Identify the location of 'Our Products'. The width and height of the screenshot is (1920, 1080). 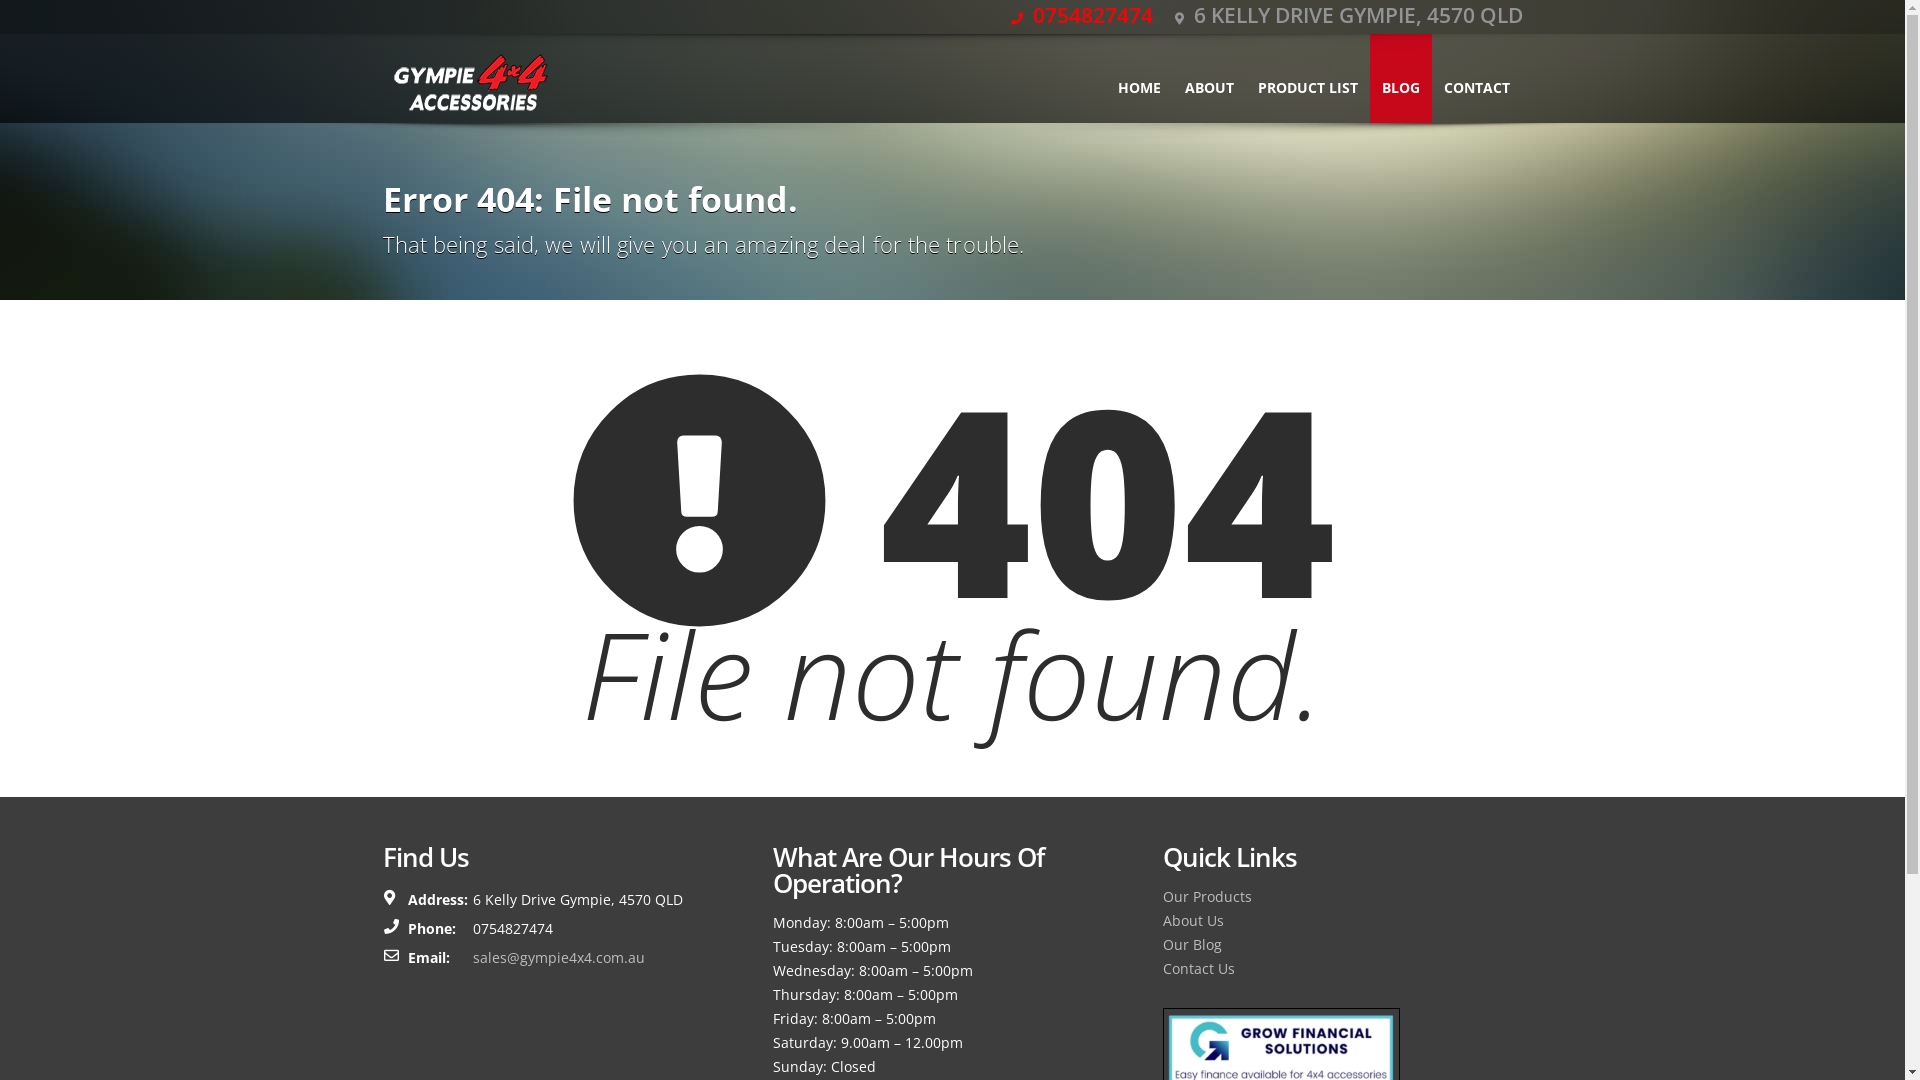
(1205, 895).